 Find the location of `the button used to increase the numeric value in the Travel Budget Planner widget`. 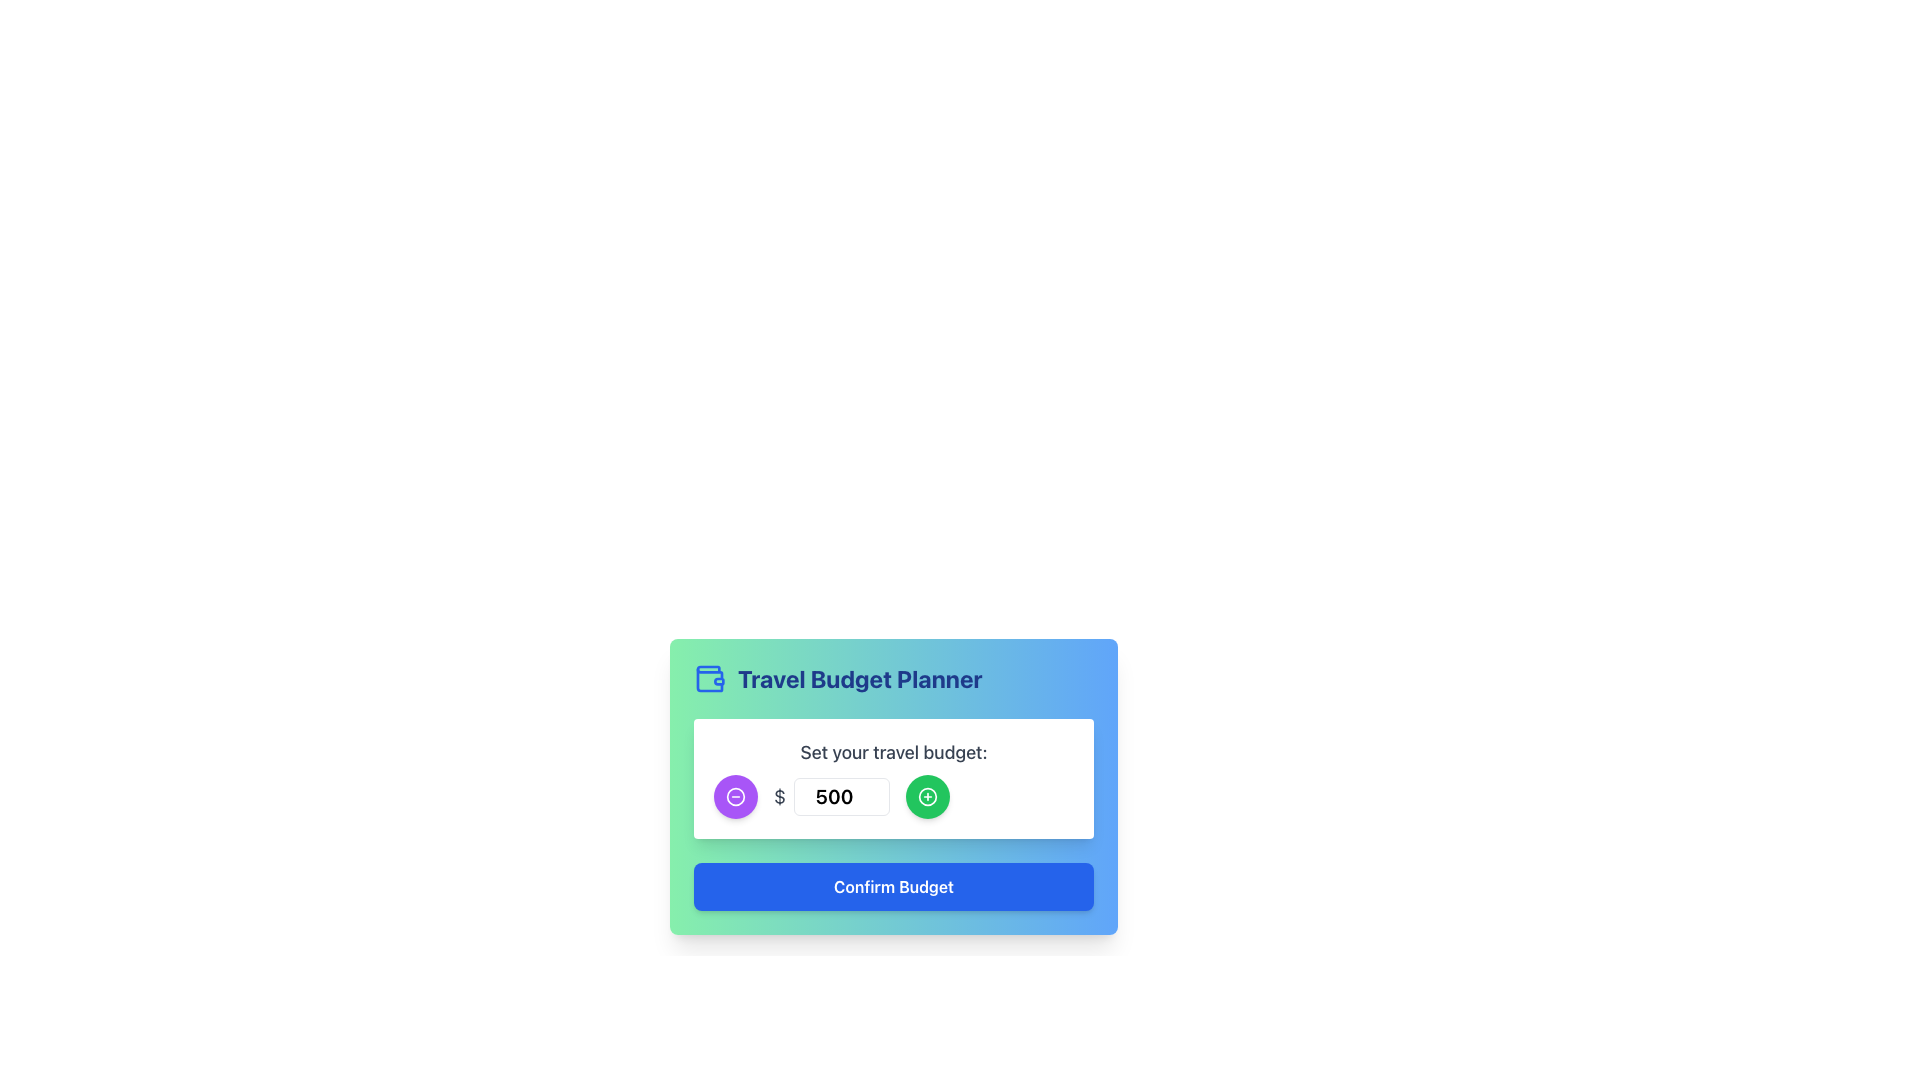

the button used to increase the numeric value in the Travel Budget Planner widget is located at coordinates (926, 796).